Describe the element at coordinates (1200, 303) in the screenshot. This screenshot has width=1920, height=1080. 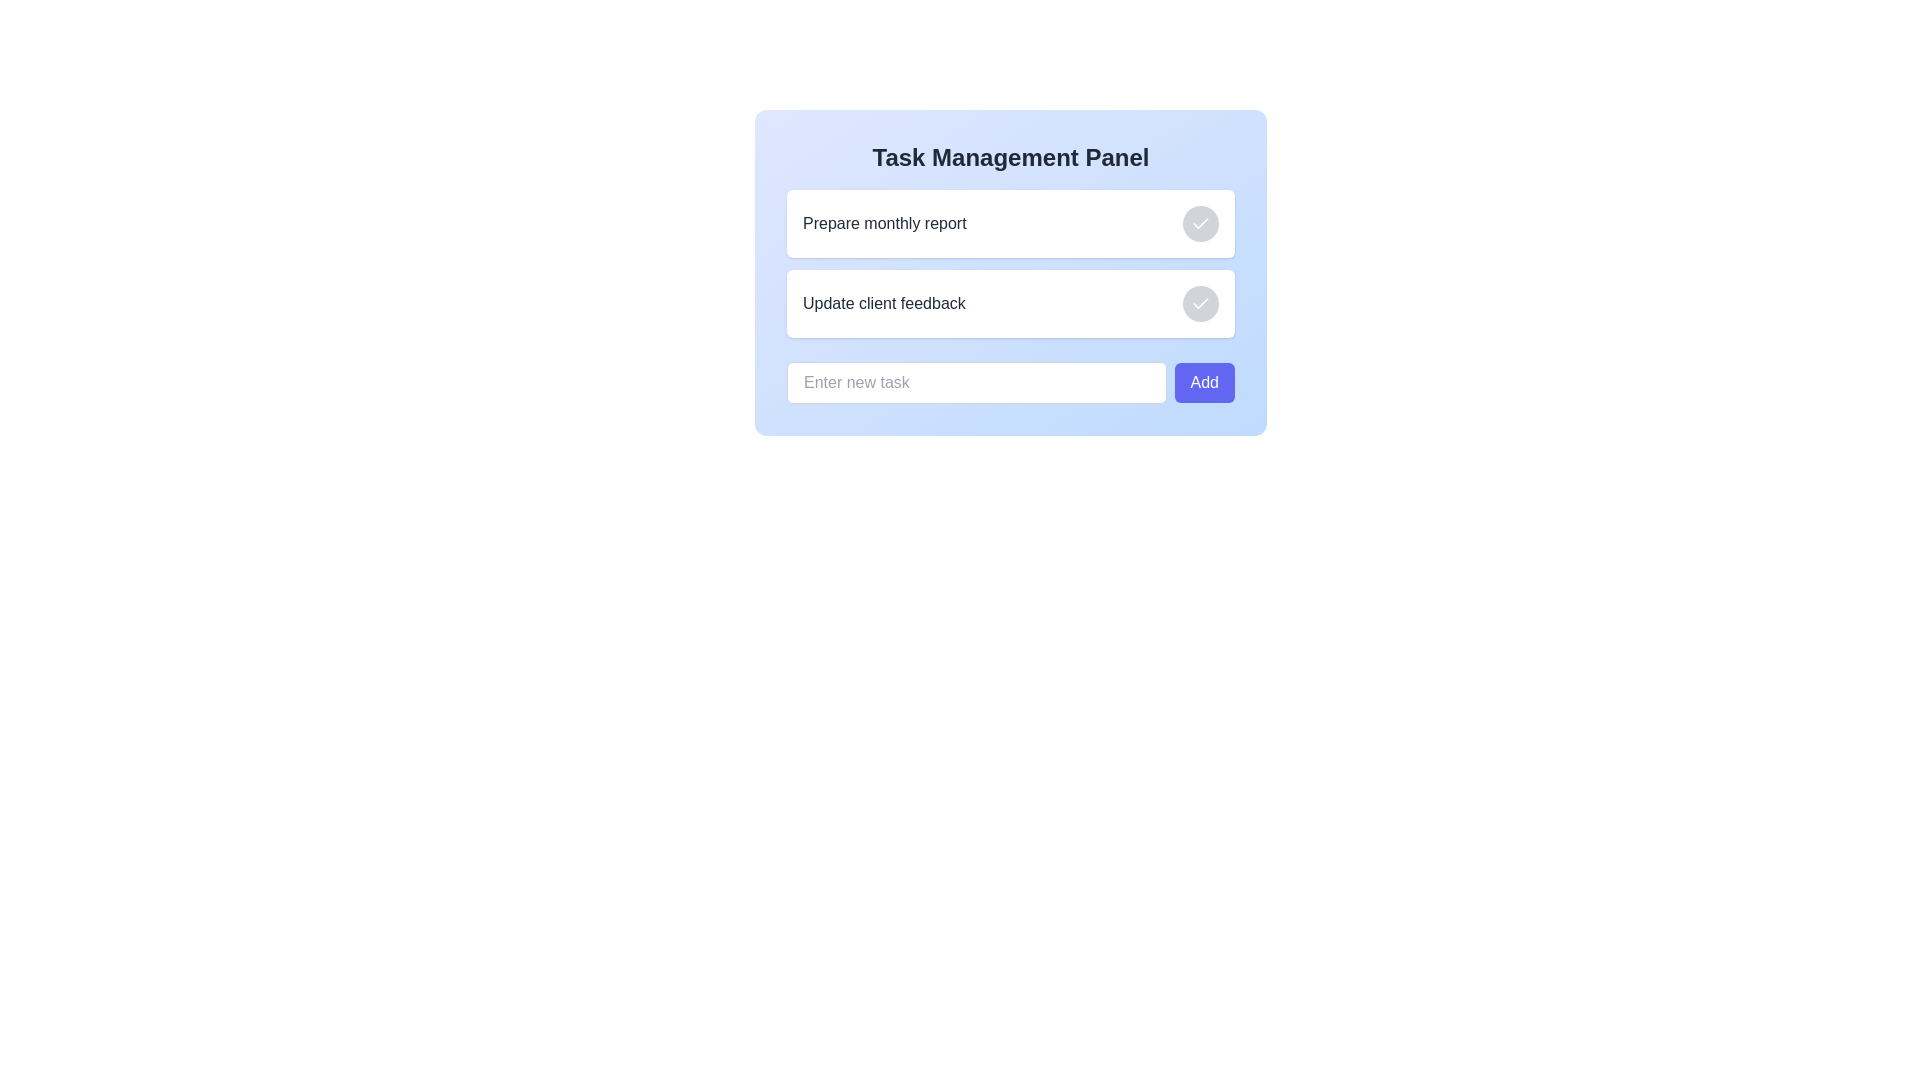
I see `the appearance of the completion icon for the task 'Prepare monthly report', which is located at the right end of the first task line in the vertical list of tasks` at that location.